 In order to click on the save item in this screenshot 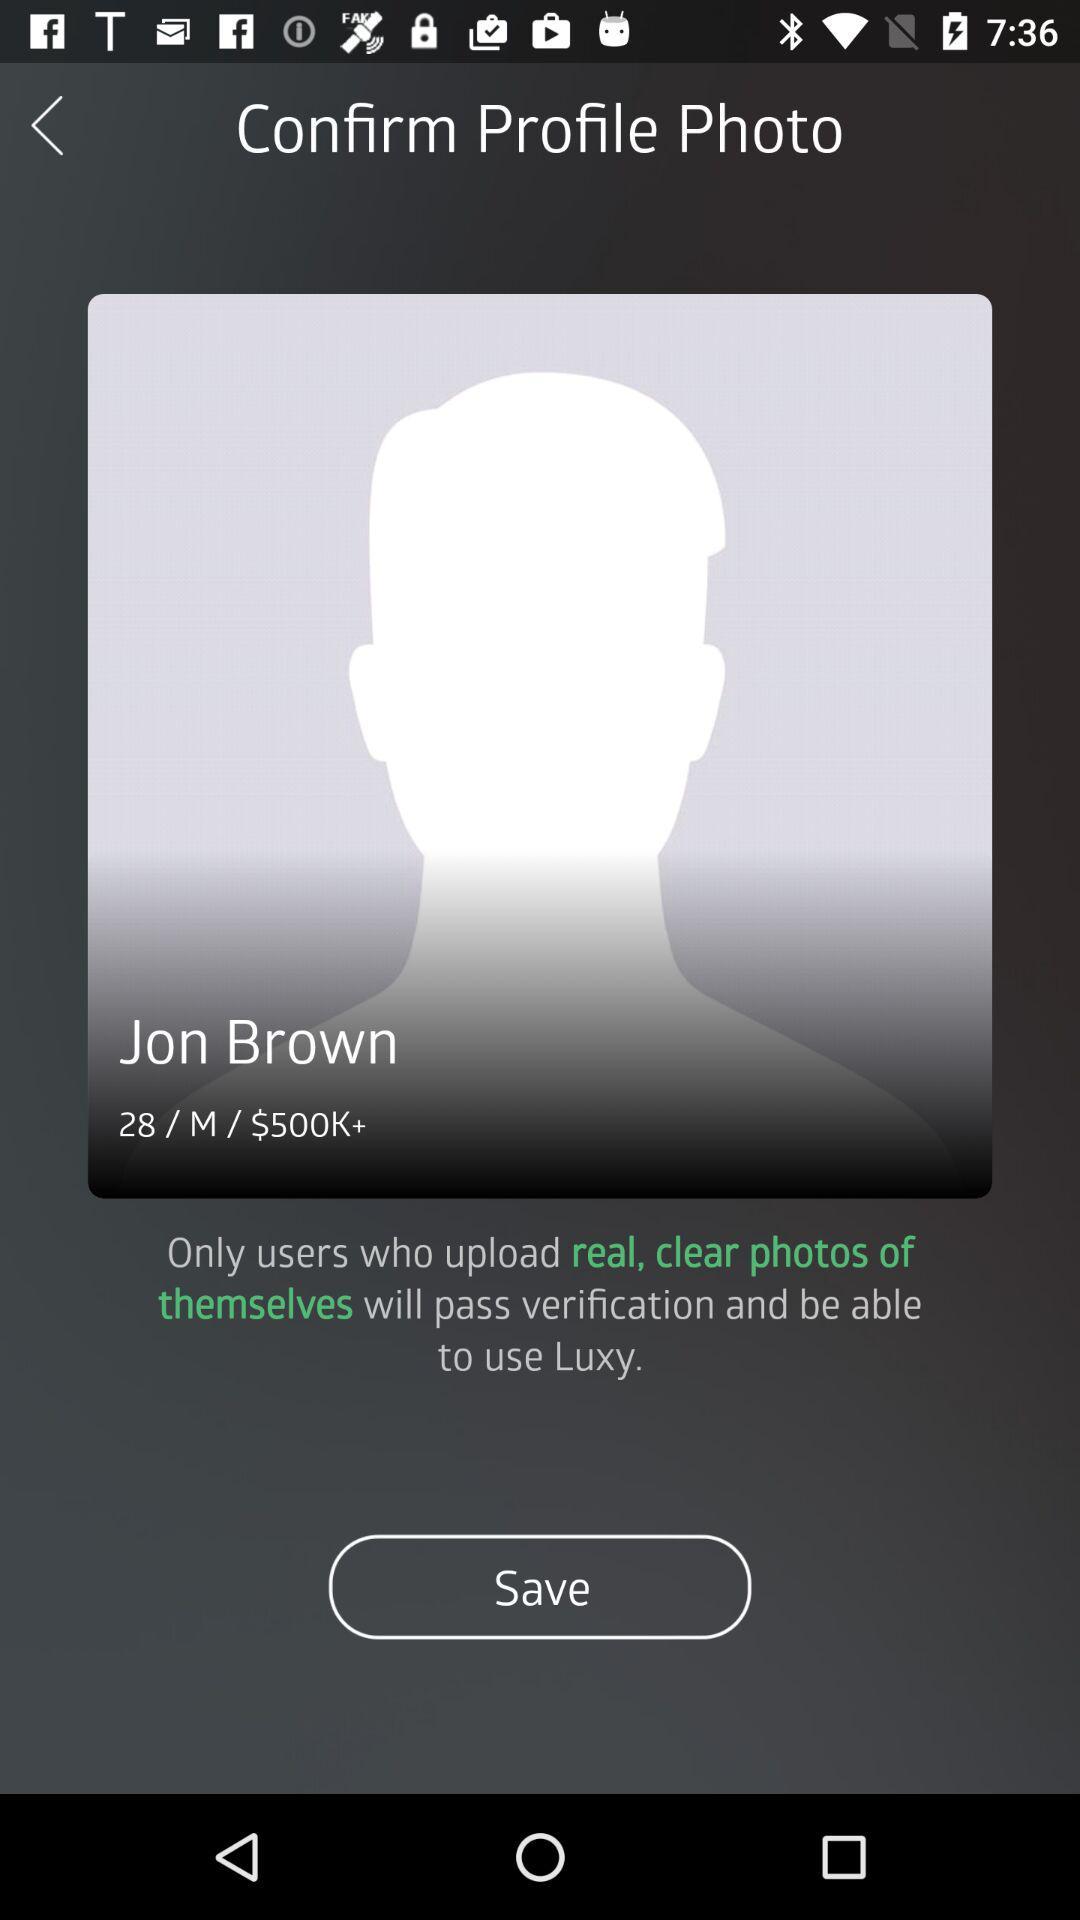, I will do `click(540, 1586)`.